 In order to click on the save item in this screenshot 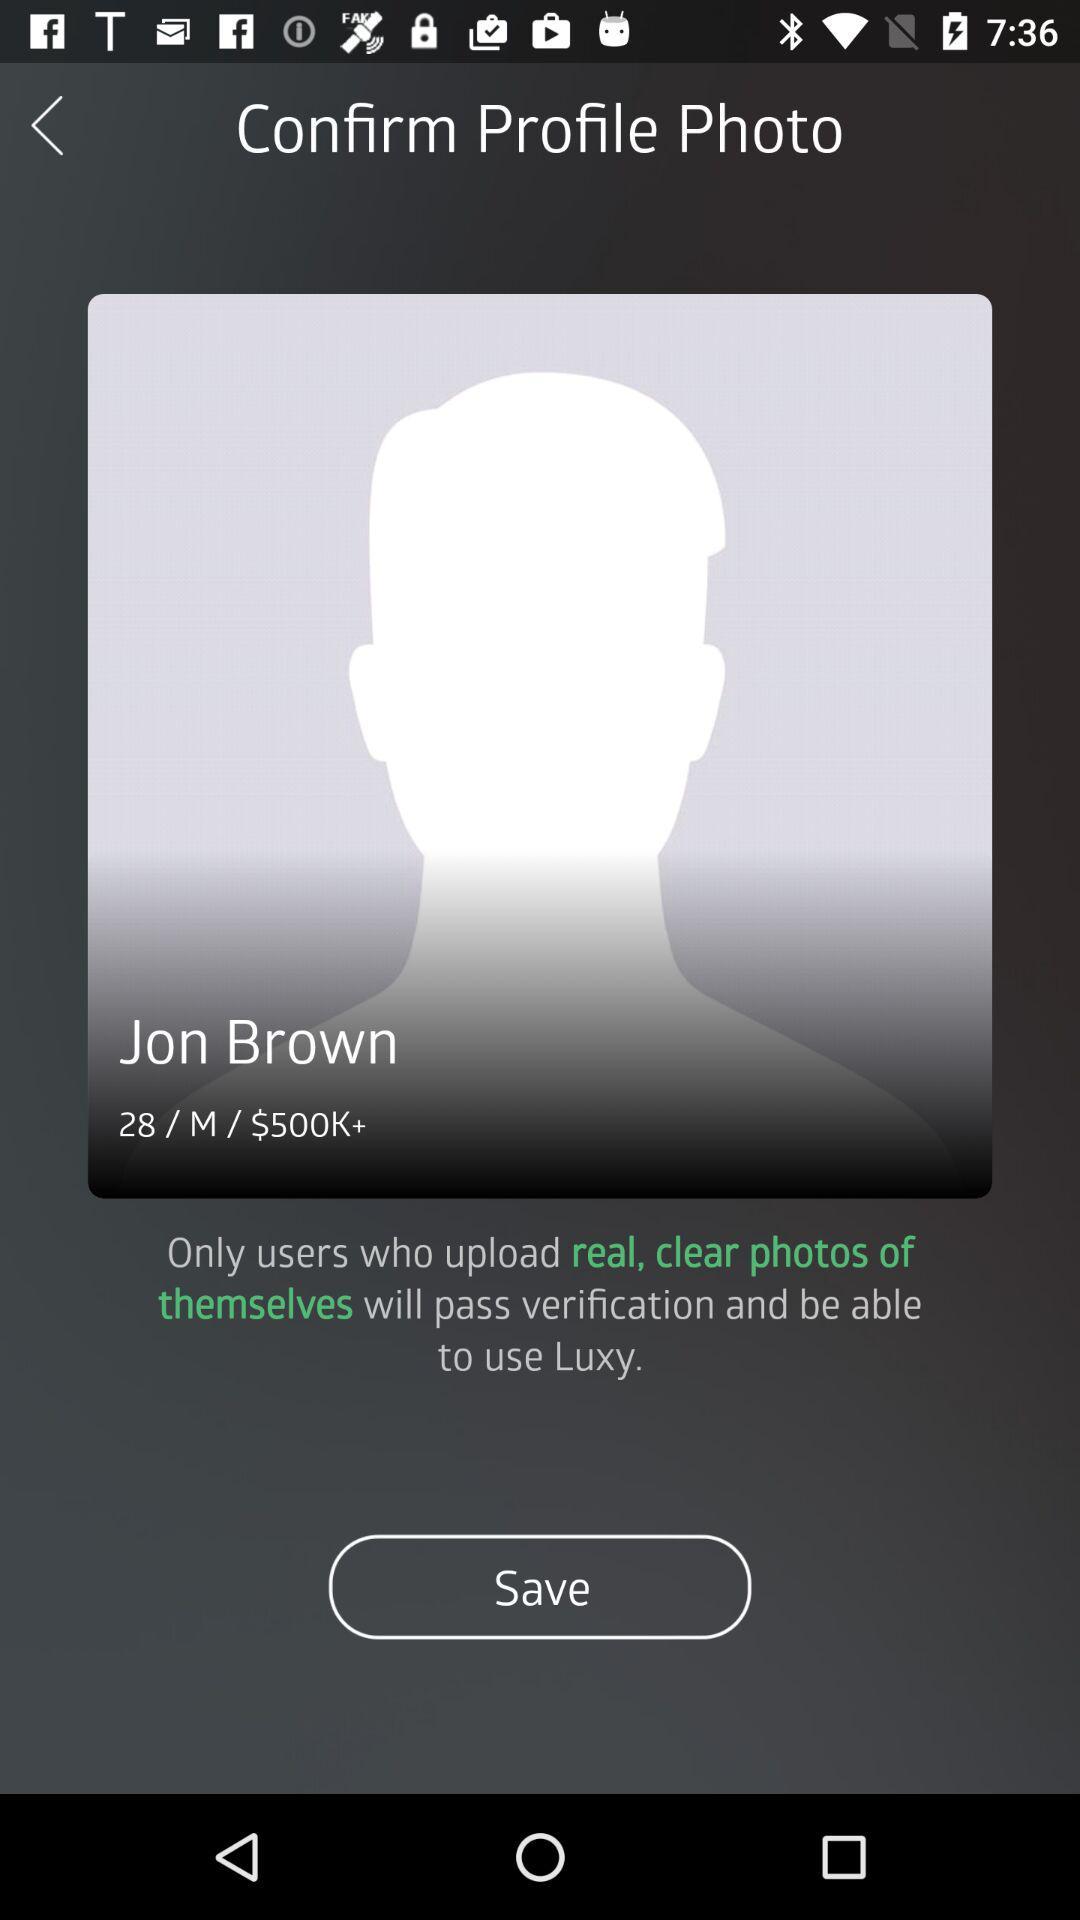, I will do `click(540, 1586)`.